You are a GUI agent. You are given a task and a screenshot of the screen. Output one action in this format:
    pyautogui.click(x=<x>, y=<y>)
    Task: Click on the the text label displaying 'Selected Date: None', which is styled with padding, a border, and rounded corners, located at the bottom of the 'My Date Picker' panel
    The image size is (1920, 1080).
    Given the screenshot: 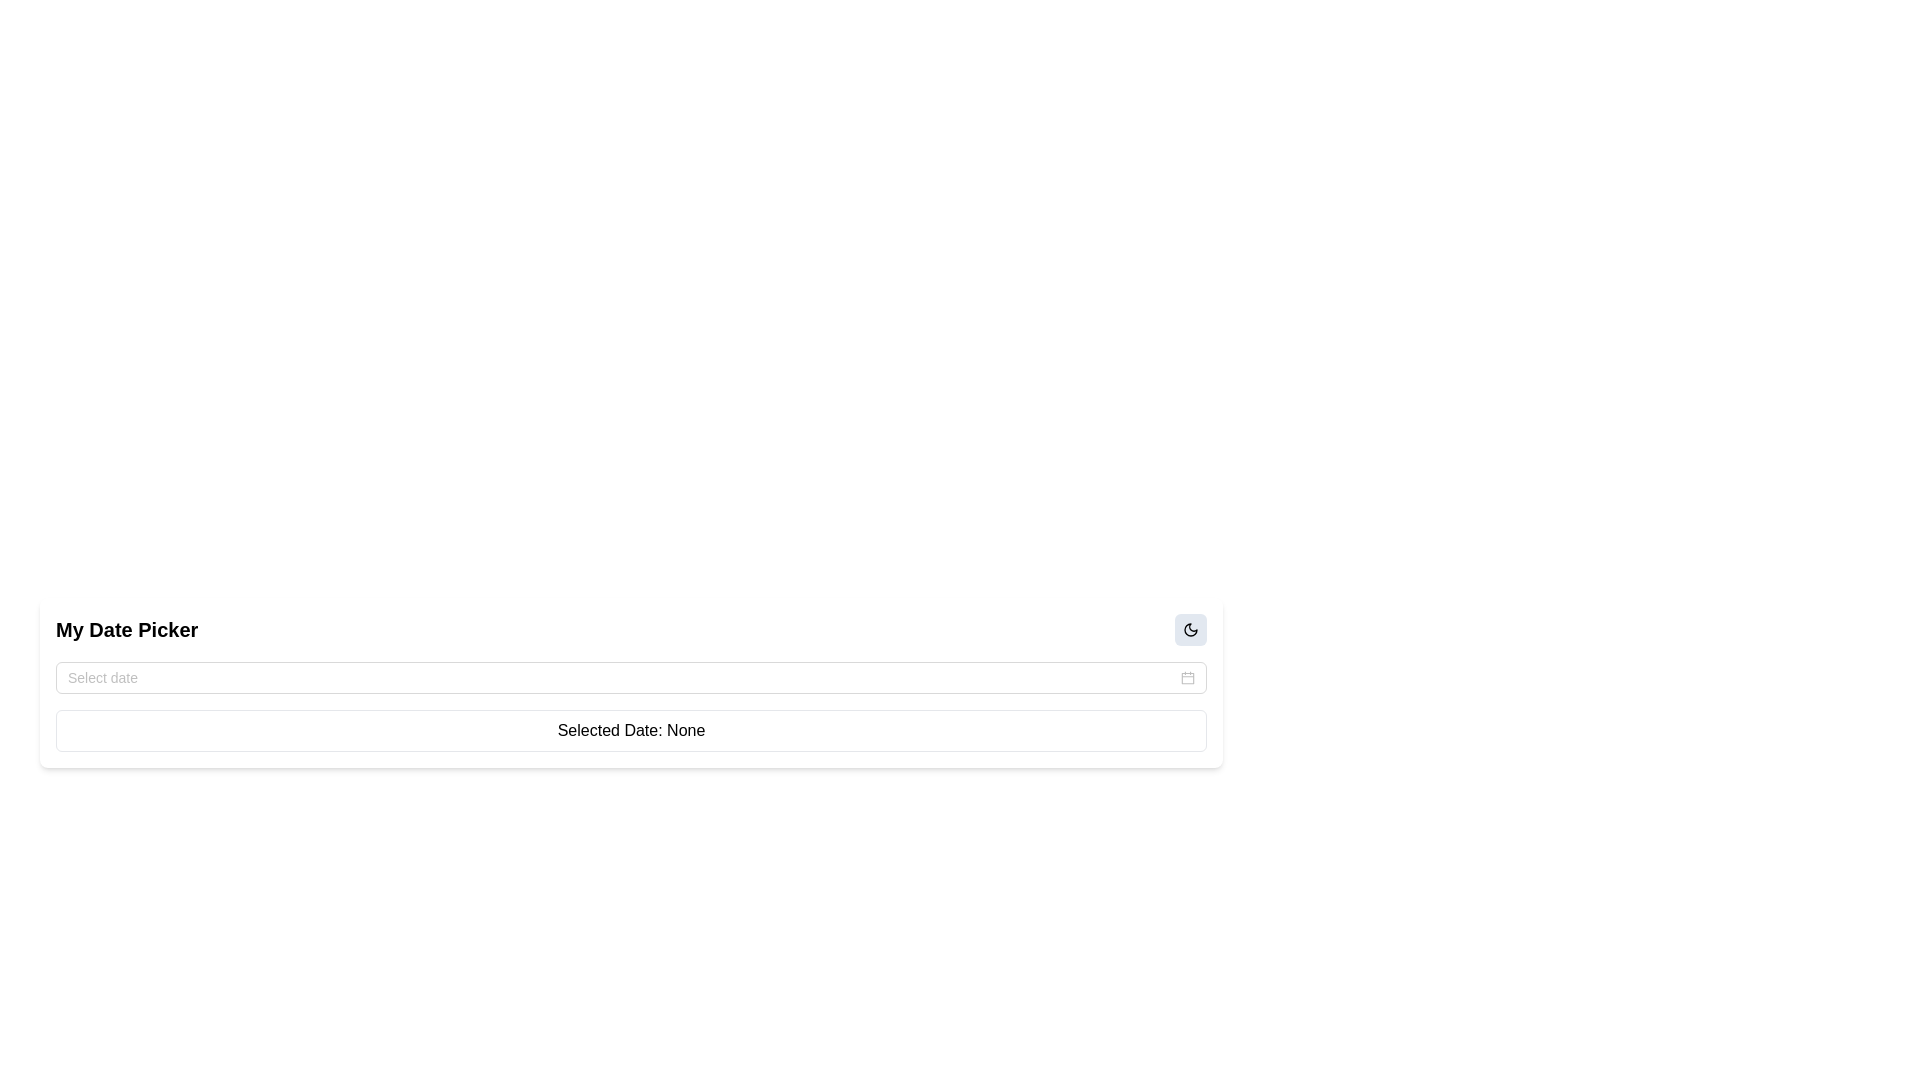 What is the action you would take?
    pyautogui.click(x=630, y=731)
    